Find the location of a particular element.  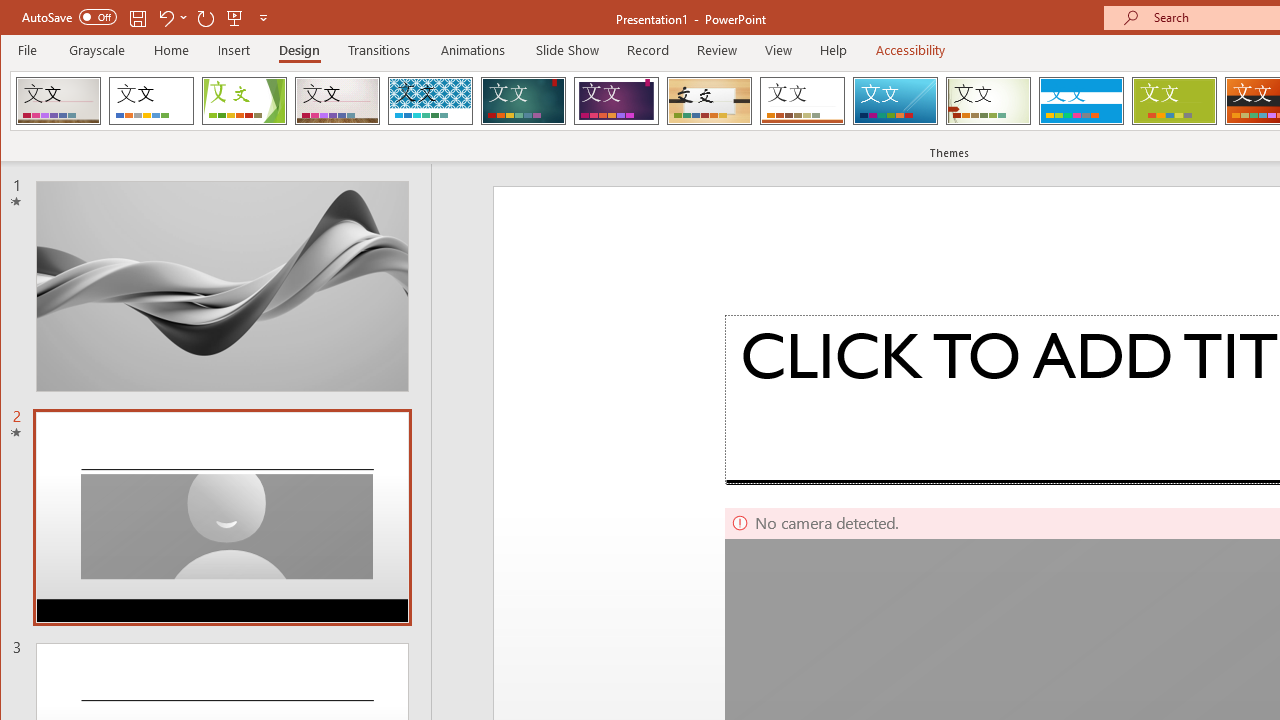

'Basis' is located at coordinates (1174, 100).